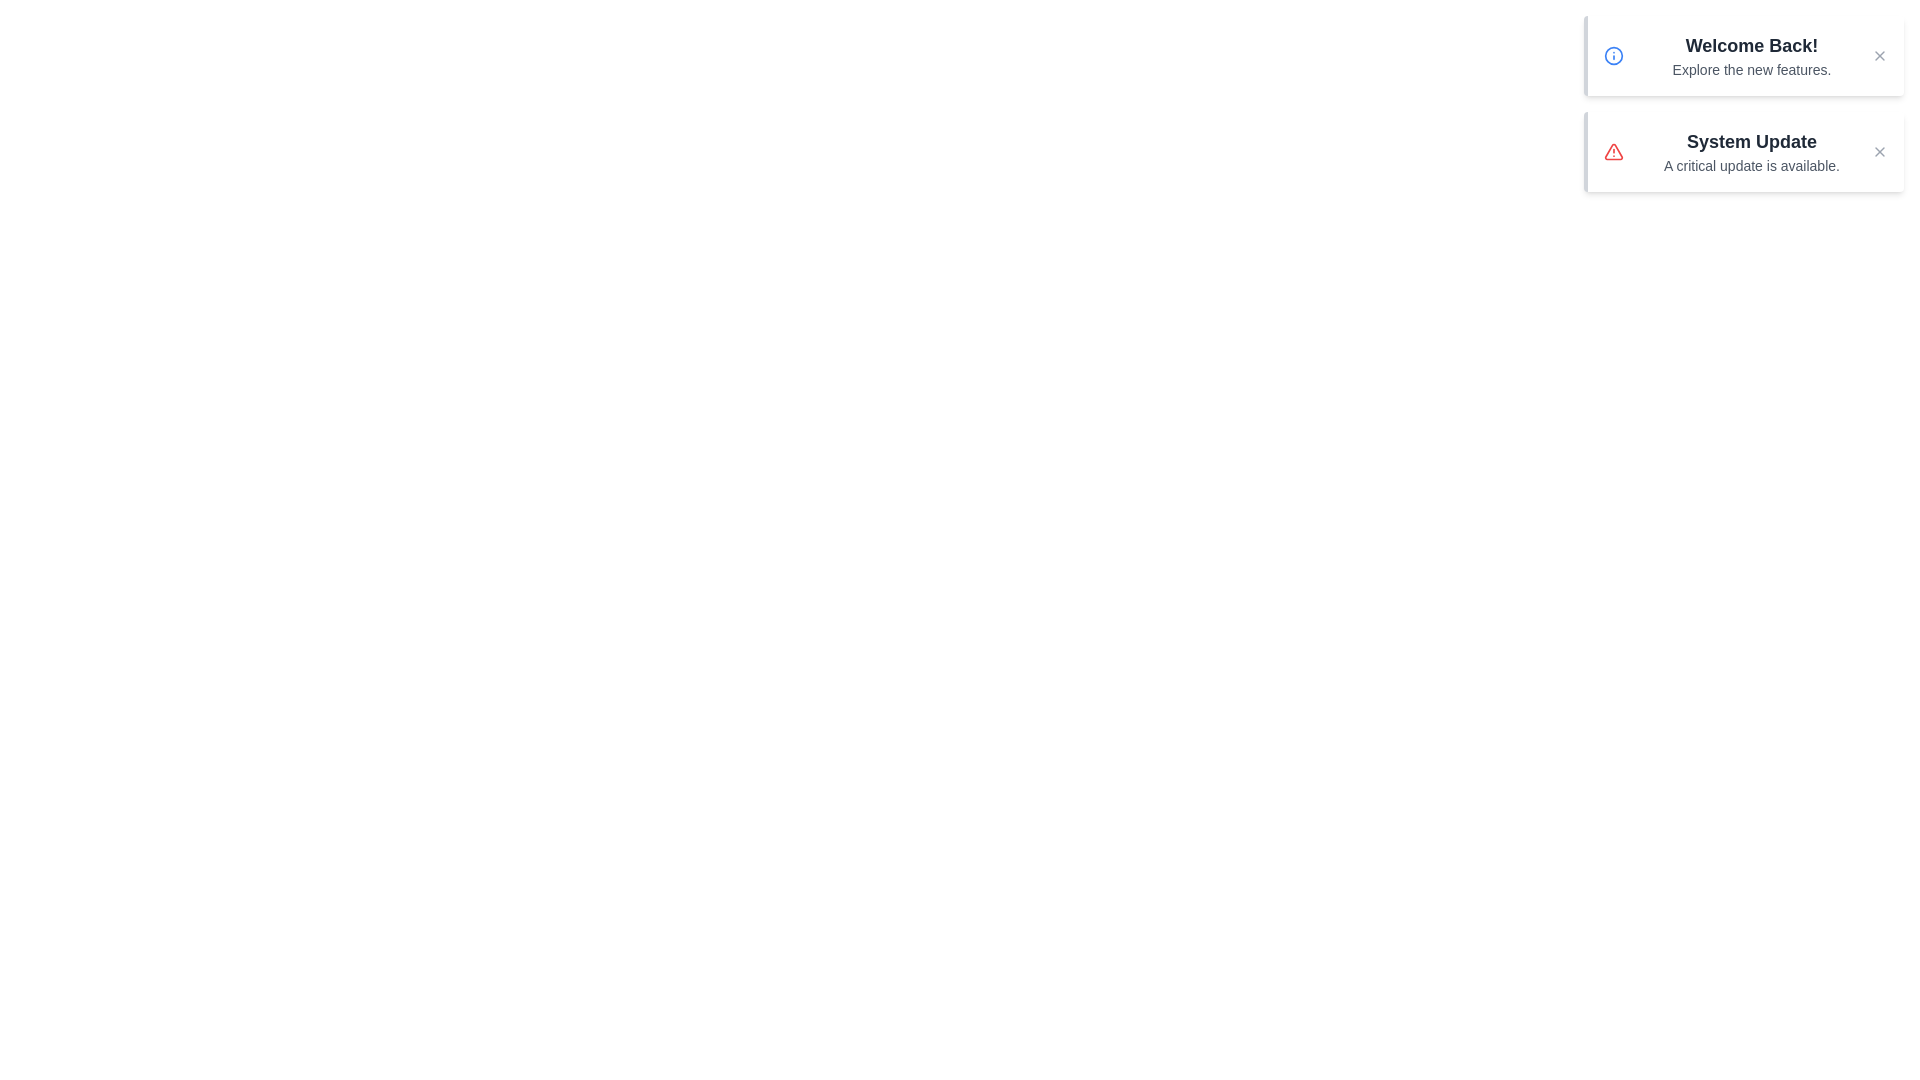 Image resolution: width=1920 pixels, height=1080 pixels. I want to click on the notification with title System Update, so click(1742, 150).